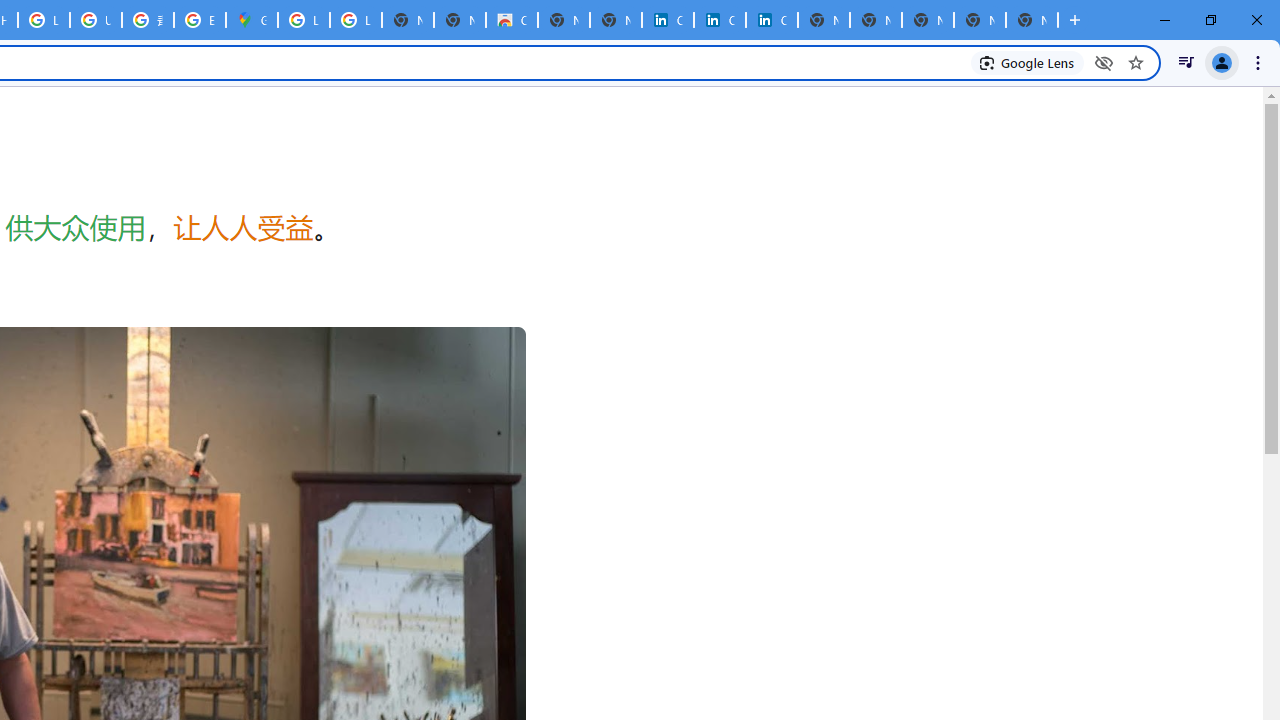 This screenshot has height=720, width=1280. I want to click on 'Search with Google Lens', so click(1027, 61).